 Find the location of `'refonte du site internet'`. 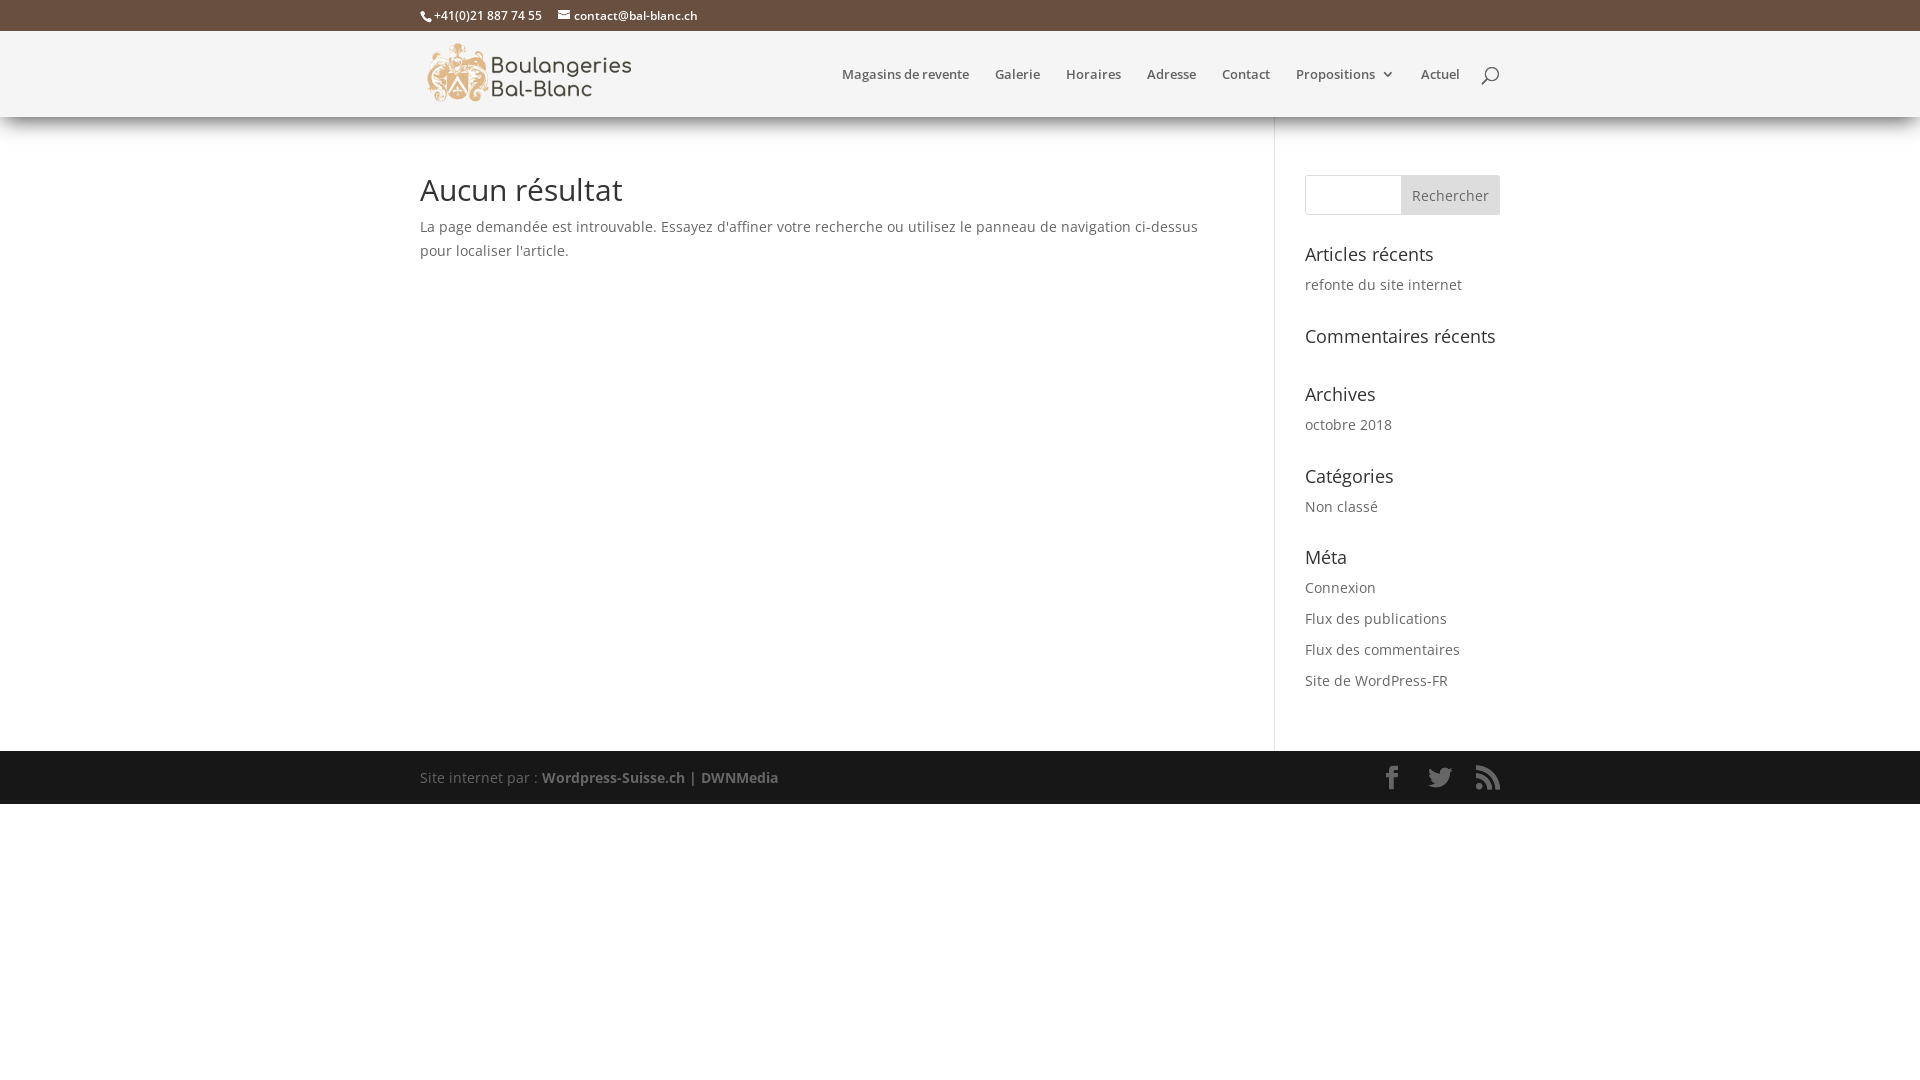

'refonte du site internet' is located at coordinates (1382, 284).